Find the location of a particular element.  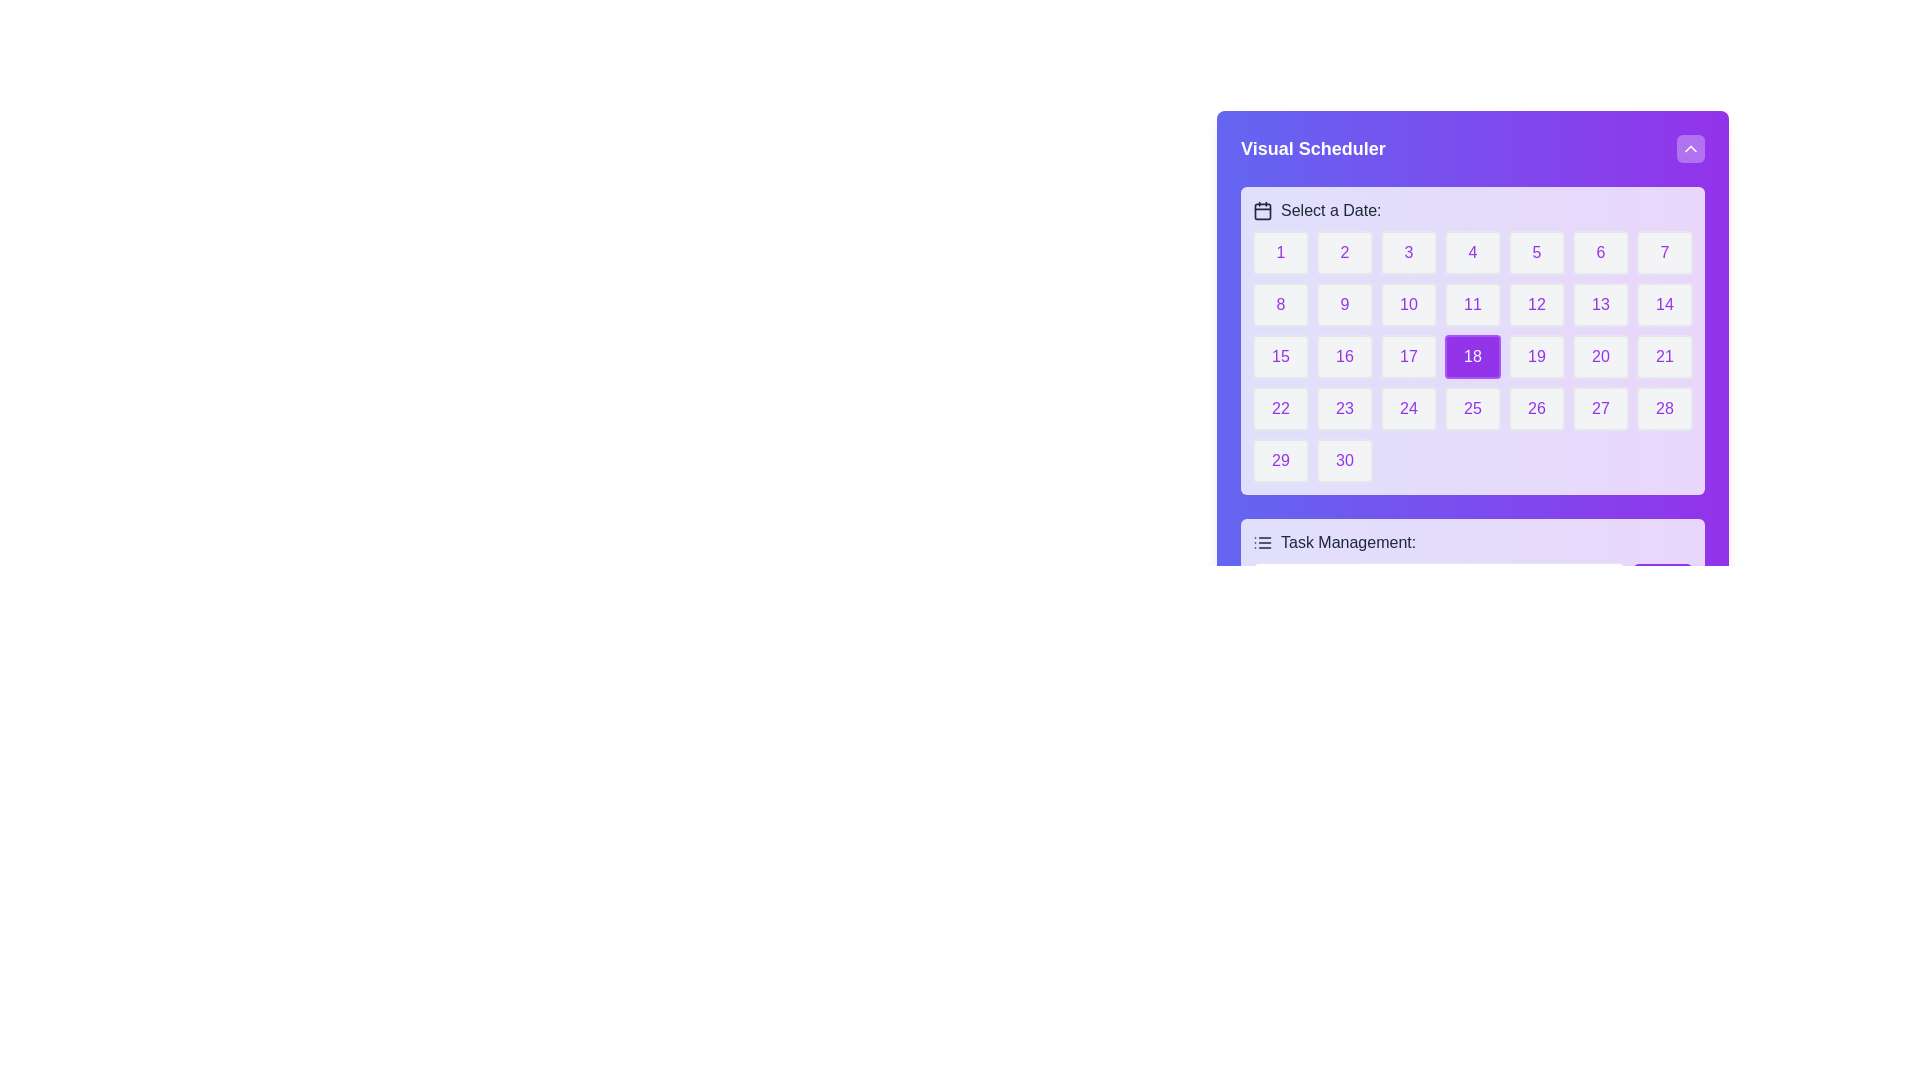

the button representing the date '22' in the visual calendar interface is located at coordinates (1281, 407).